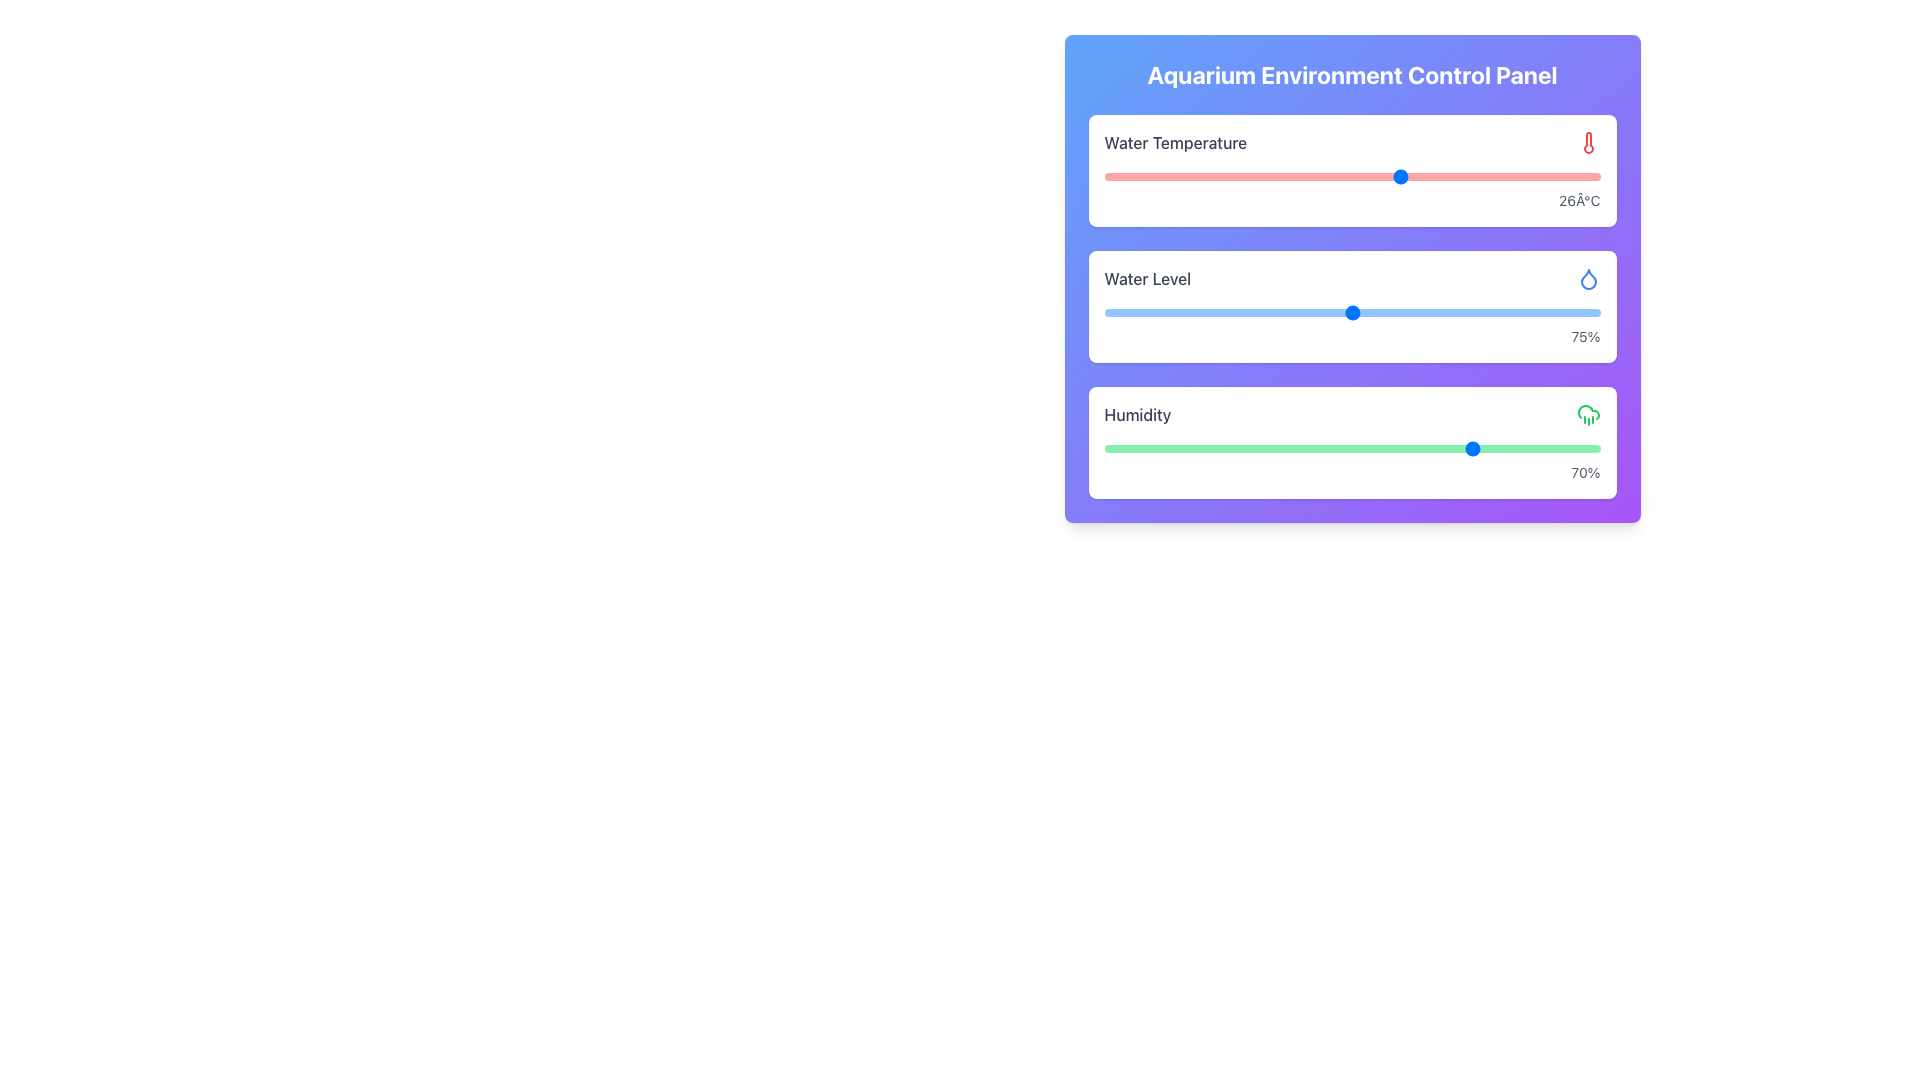 The image size is (1920, 1080). What do you see at coordinates (1376, 447) in the screenshot?
I see `the humidity` at bounding box center [1376, 447].